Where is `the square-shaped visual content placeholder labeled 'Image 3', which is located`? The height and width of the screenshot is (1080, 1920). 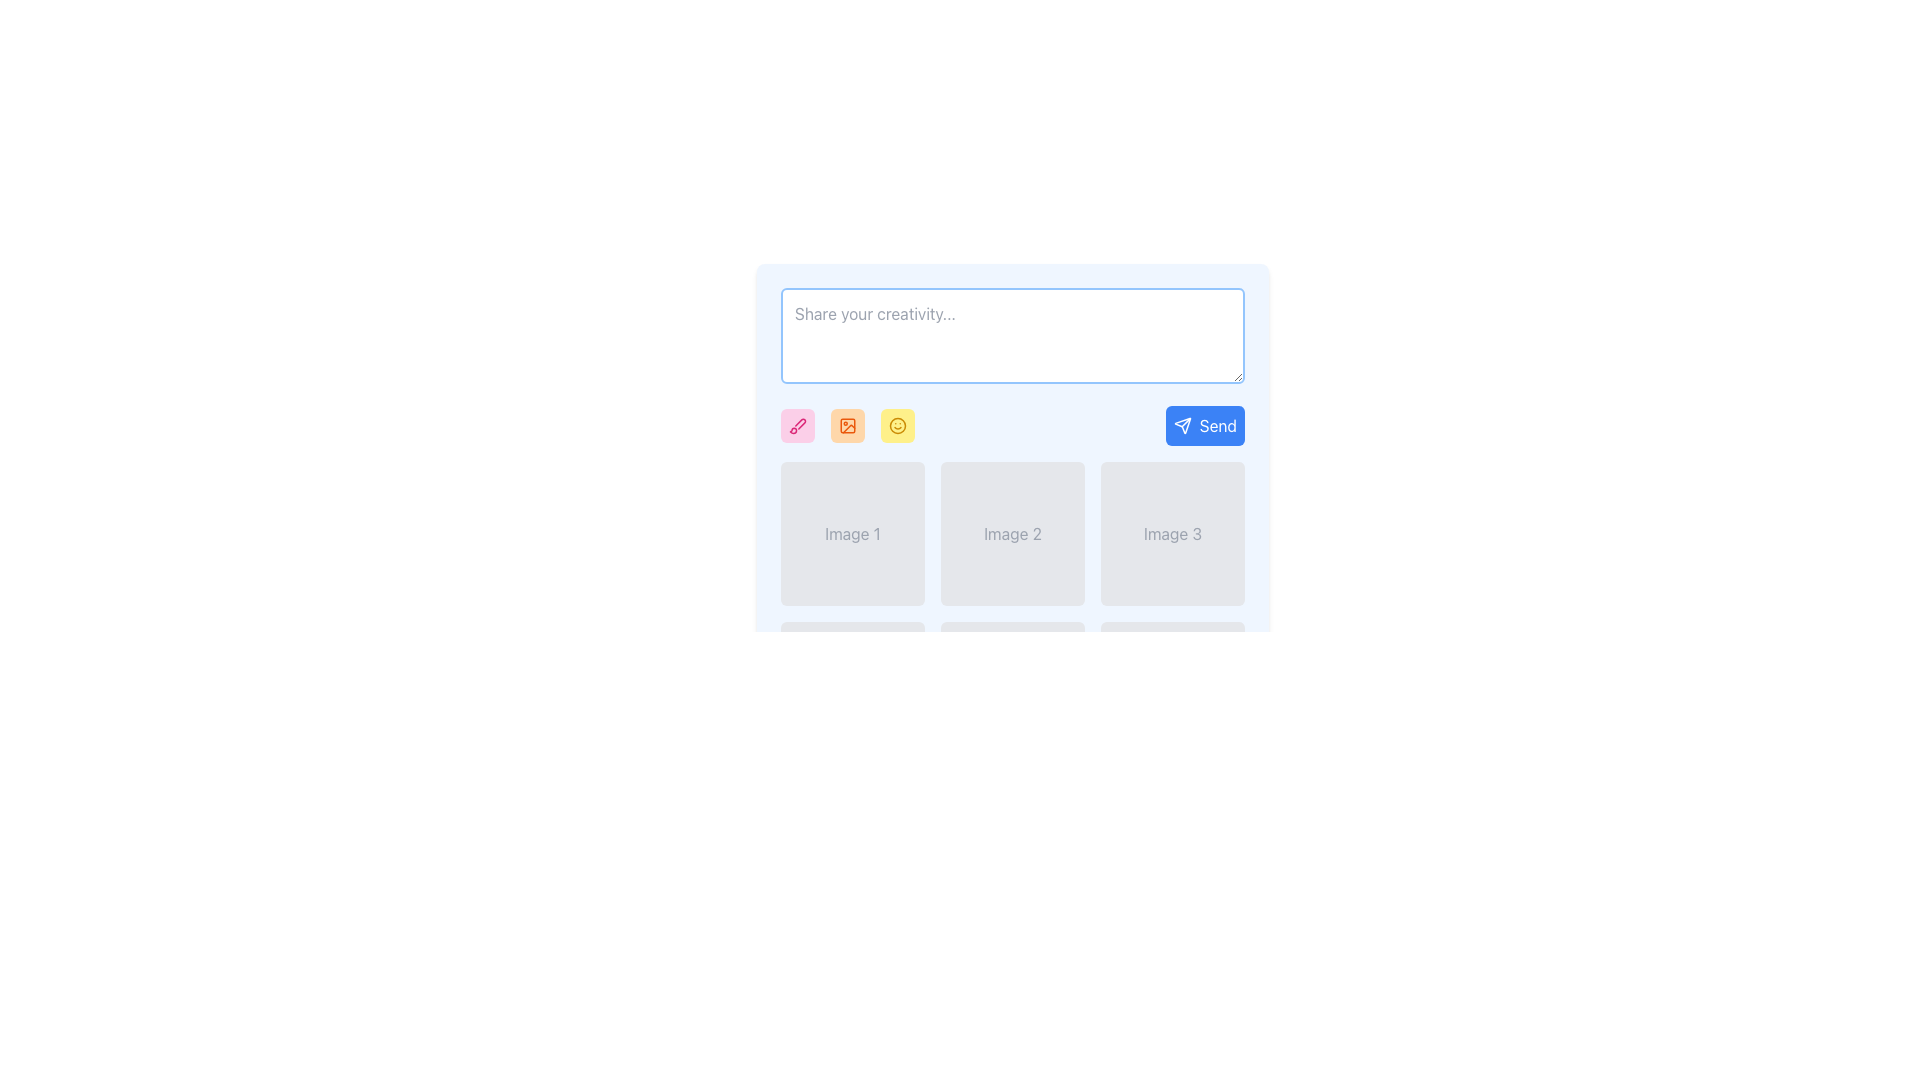
the square-shaped visual content placeholder labeled 'Image 3', which is located is located at coordinates (1172, 532).